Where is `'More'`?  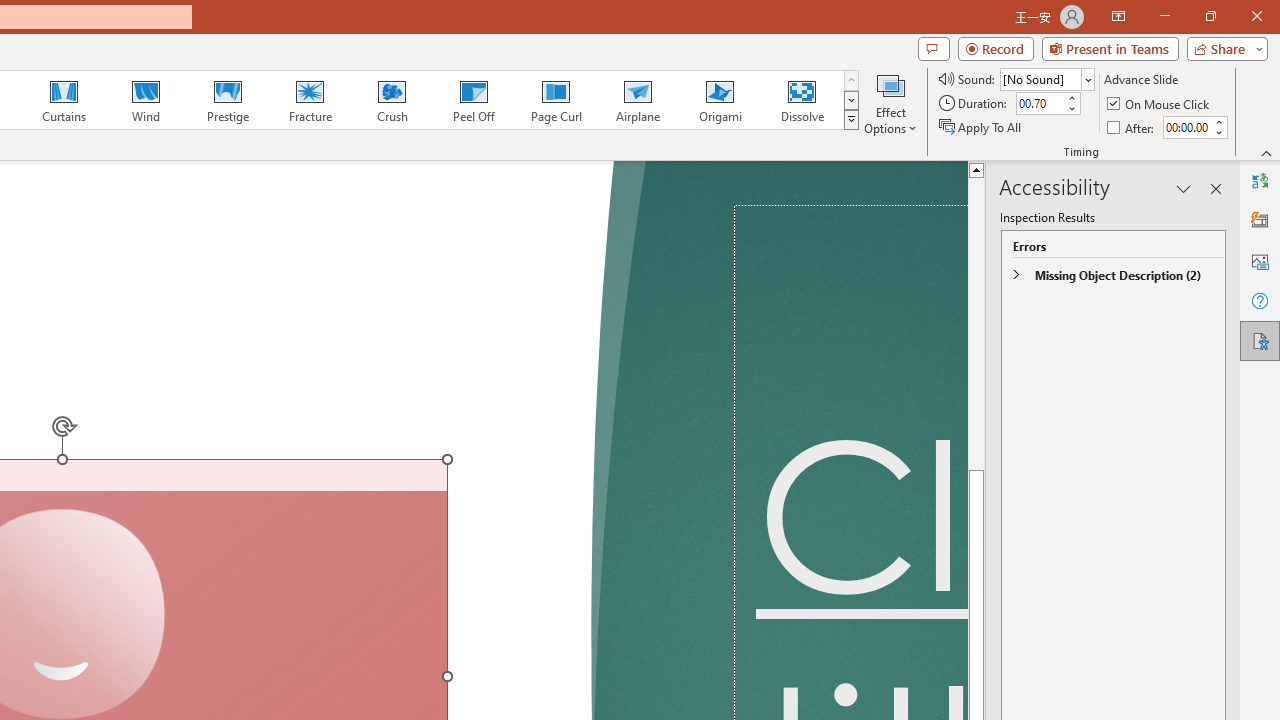
'More' is located at coordinates (1217, 121).